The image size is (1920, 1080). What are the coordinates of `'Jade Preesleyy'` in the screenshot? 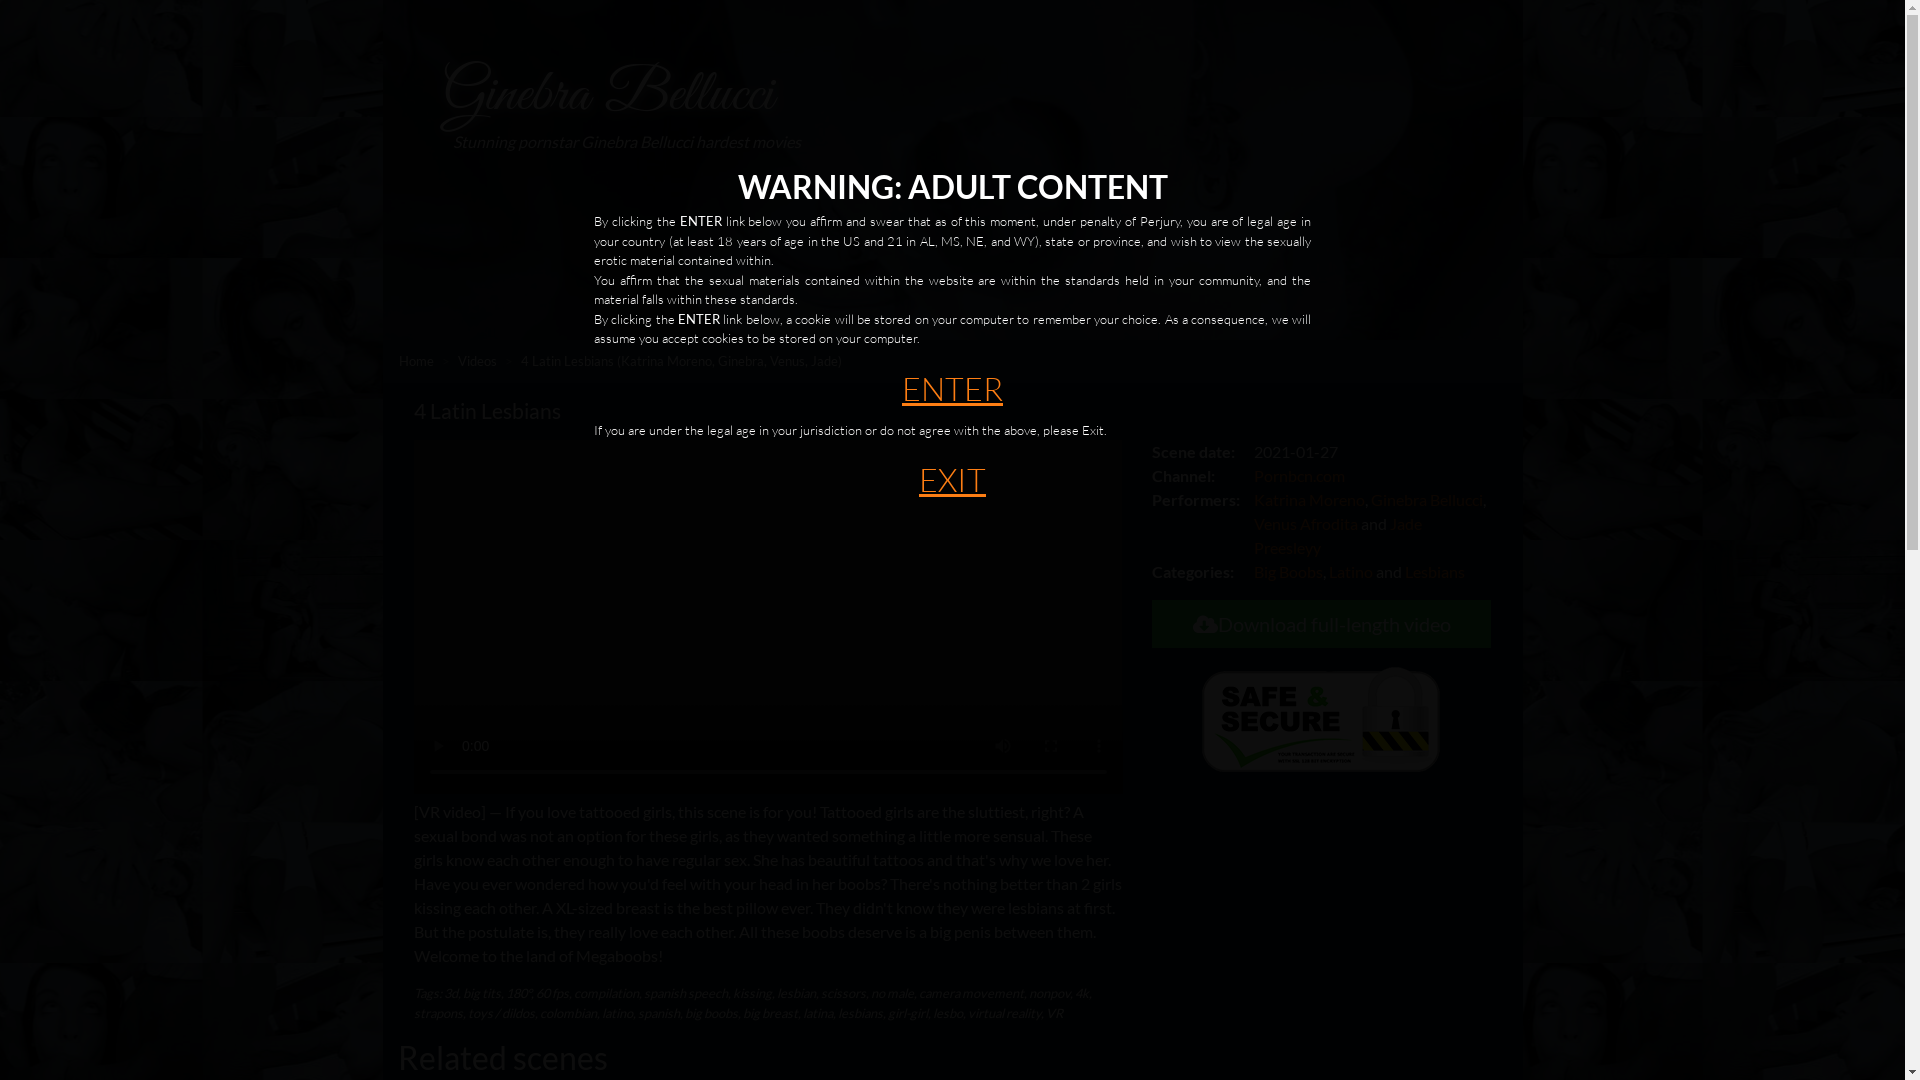 It's located at (1252, 534).